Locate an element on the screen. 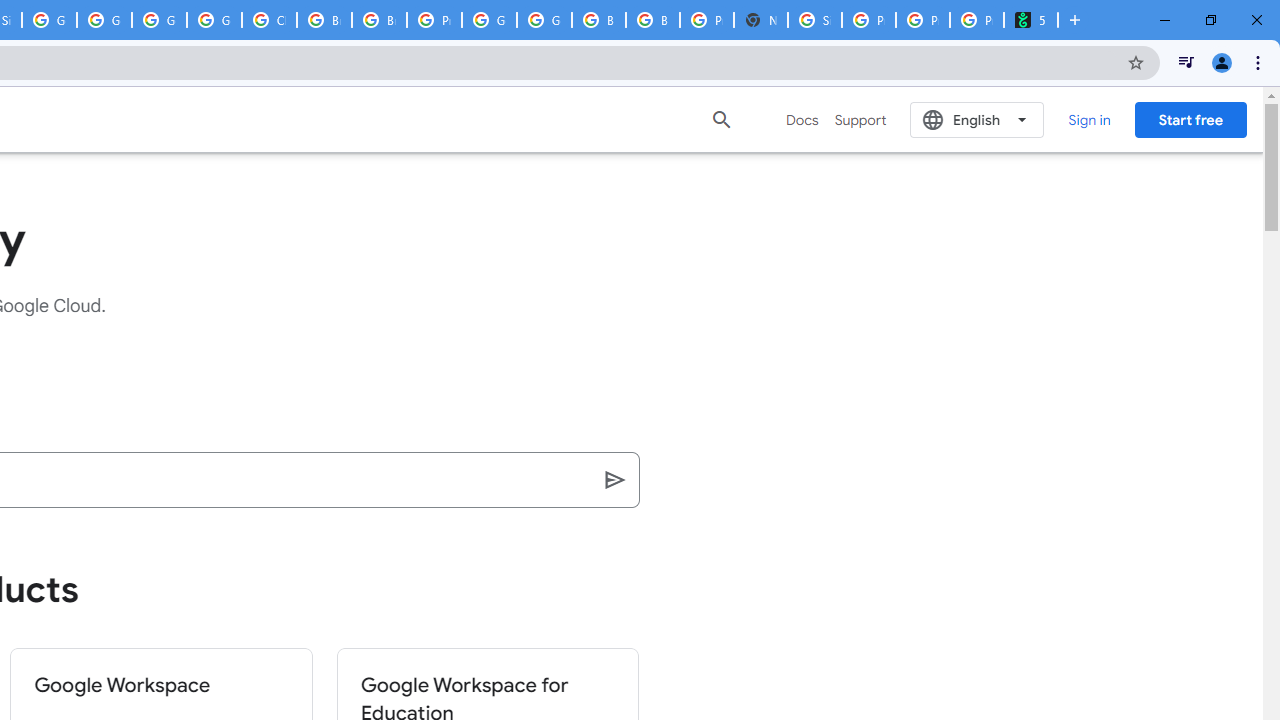 Image resolution: width=1280 pixels, height=720 pixels. 'Google Cloud Platform' is located at coordinates (544, 20).